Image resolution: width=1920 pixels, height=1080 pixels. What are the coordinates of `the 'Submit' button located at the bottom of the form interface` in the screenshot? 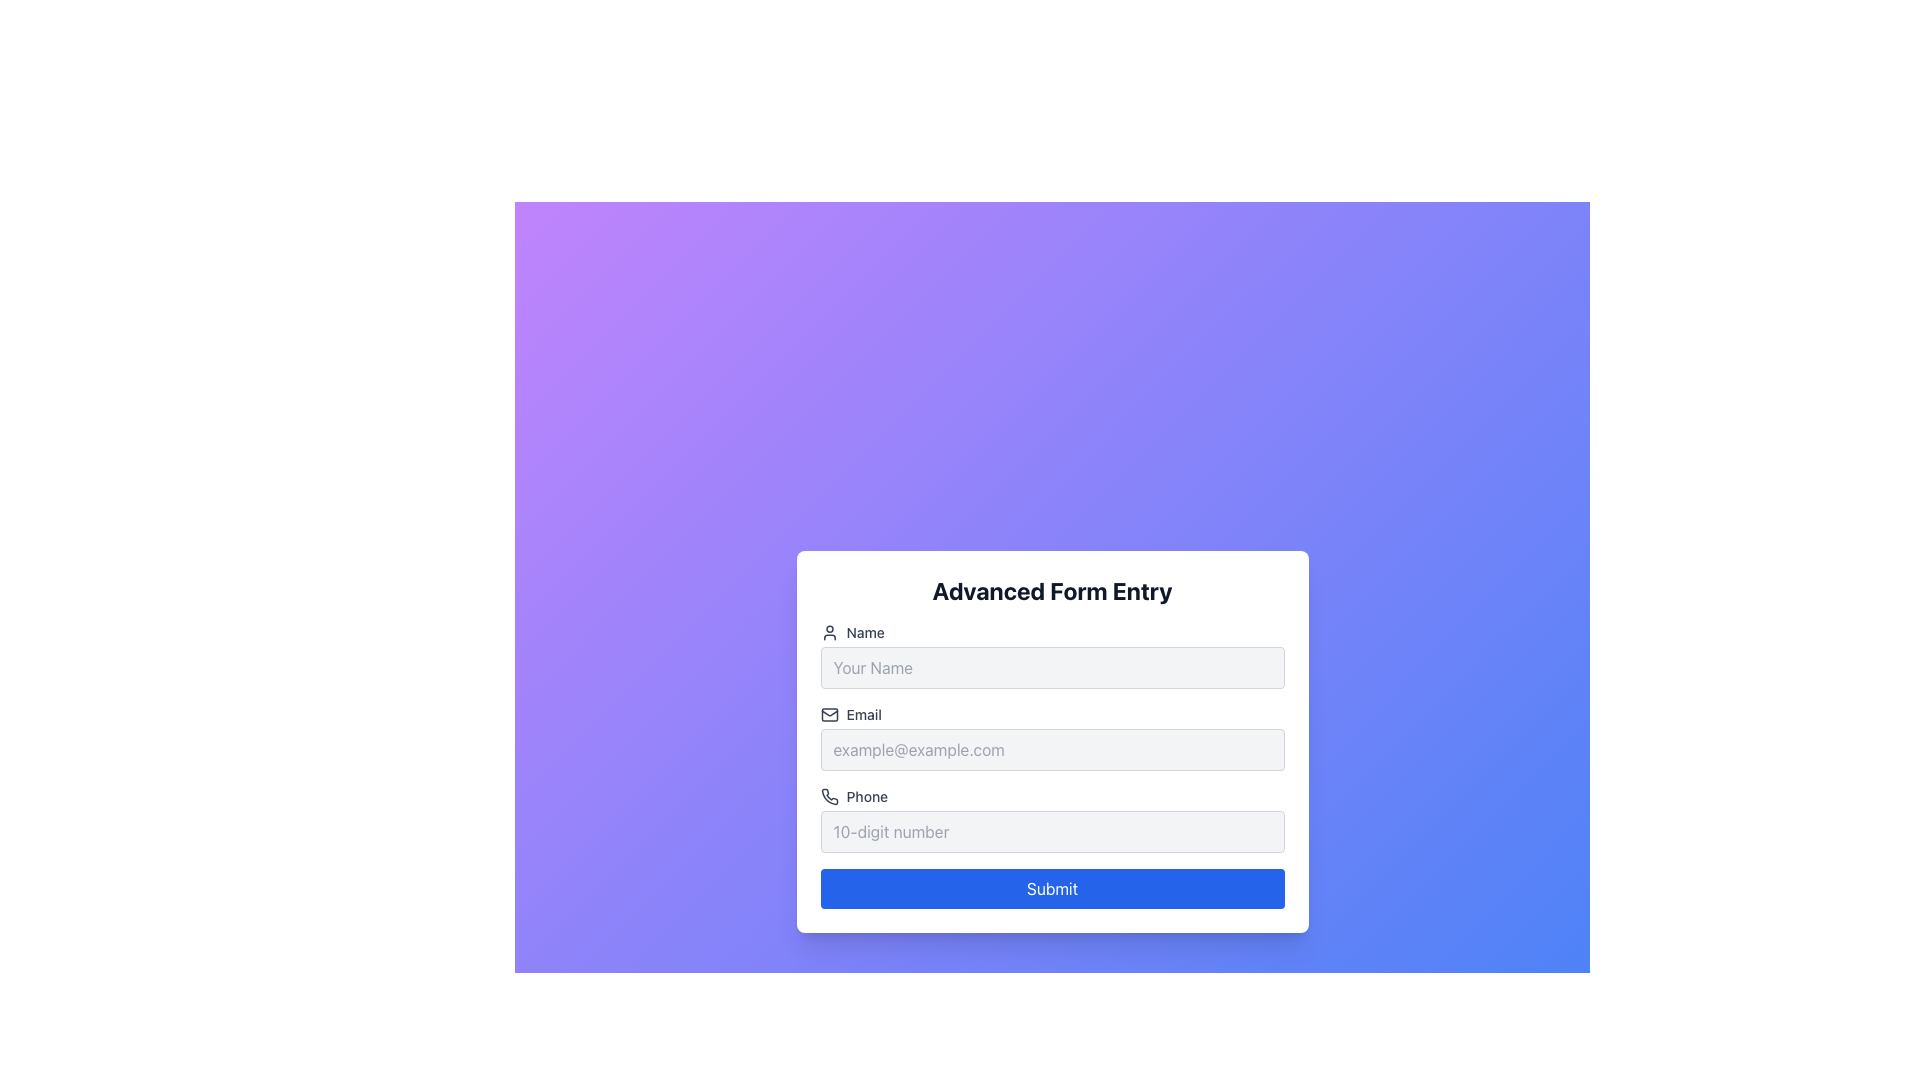 It's located at (1051, 887).